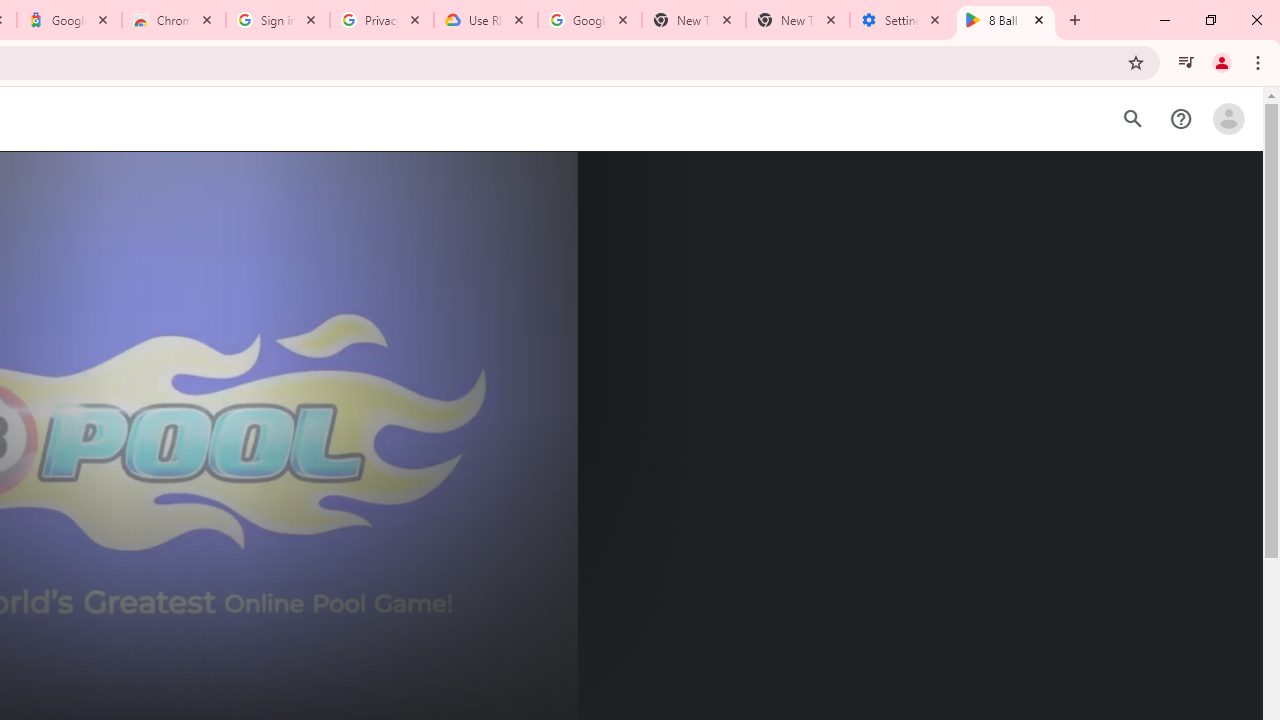 The height and width of the screenshot is (720, 1280). Describe the element at coordinates (174, 20) in the screenshot. I see `'Chrome Web Store - Color themes by Chrome'` at that location.